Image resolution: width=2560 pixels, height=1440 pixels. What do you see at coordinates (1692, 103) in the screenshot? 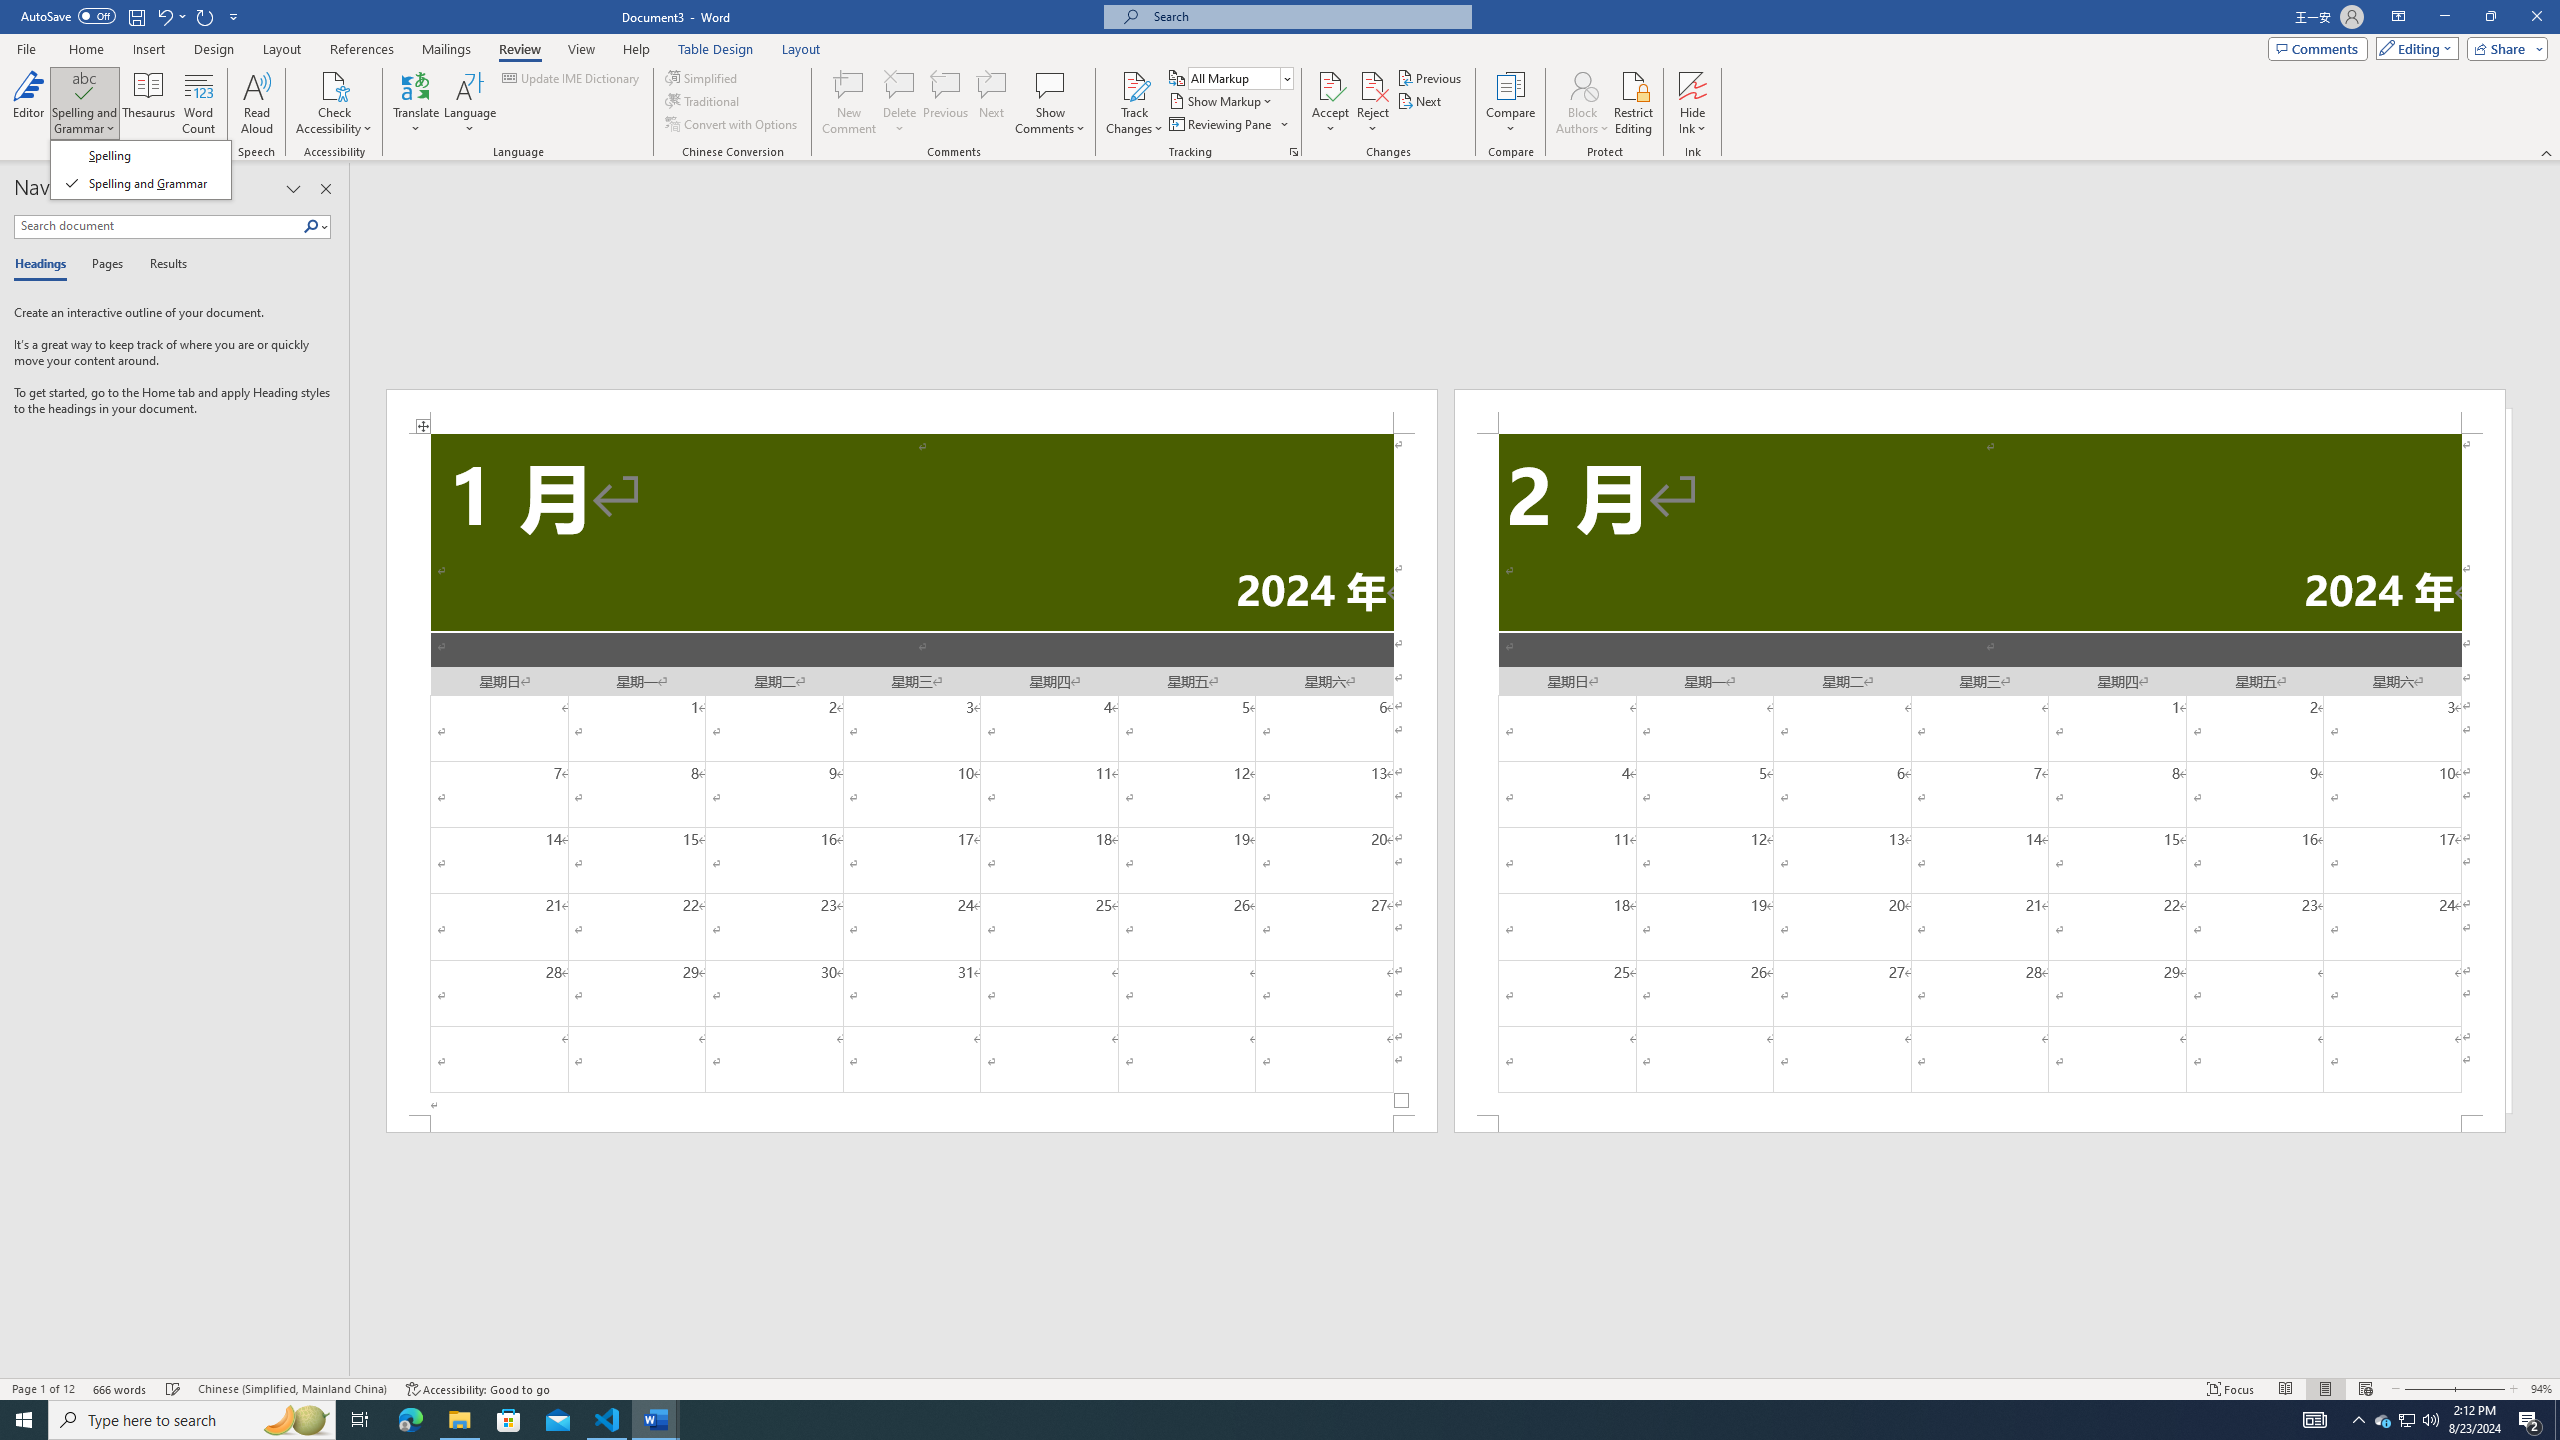
I see `'Hide Ink'` at bounding box center [1692, 103].